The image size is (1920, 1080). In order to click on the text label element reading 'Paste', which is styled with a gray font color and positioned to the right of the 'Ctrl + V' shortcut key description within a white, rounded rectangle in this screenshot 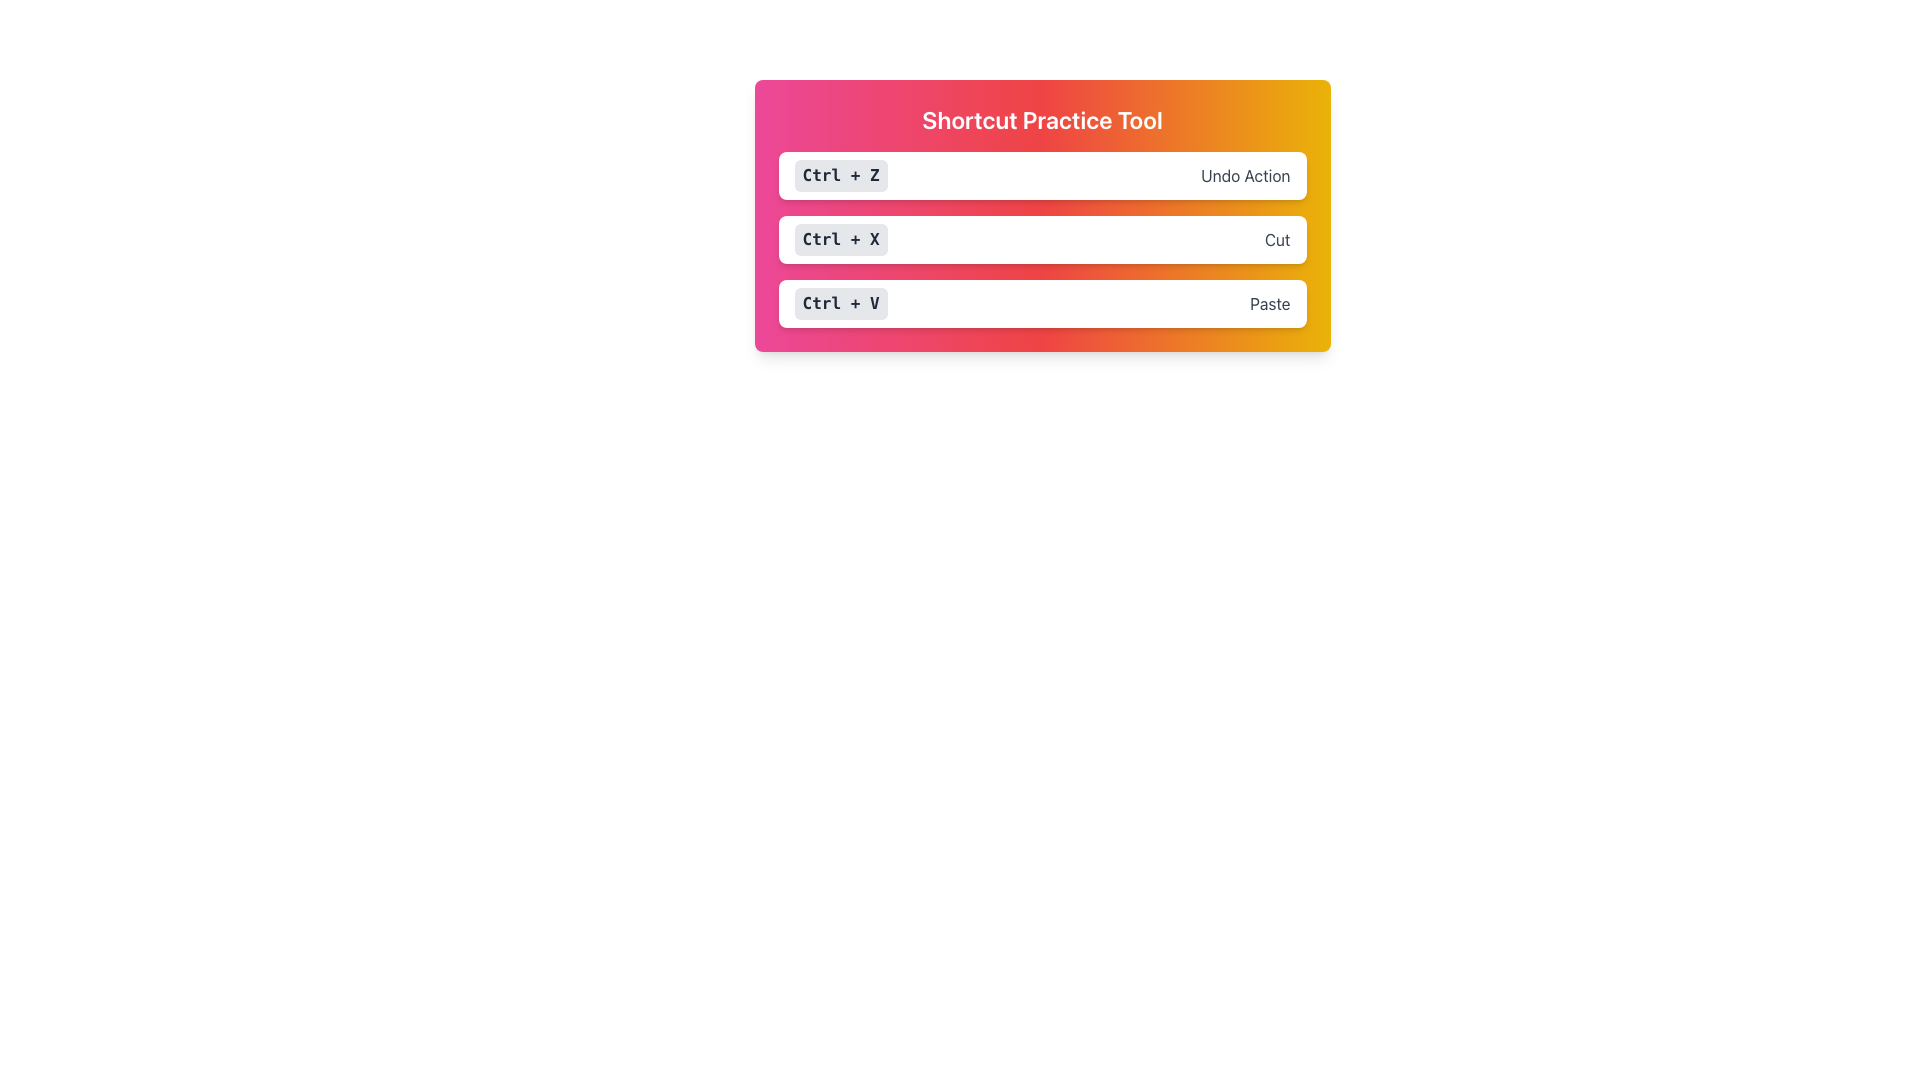, I will do `click(1269, 304)`.